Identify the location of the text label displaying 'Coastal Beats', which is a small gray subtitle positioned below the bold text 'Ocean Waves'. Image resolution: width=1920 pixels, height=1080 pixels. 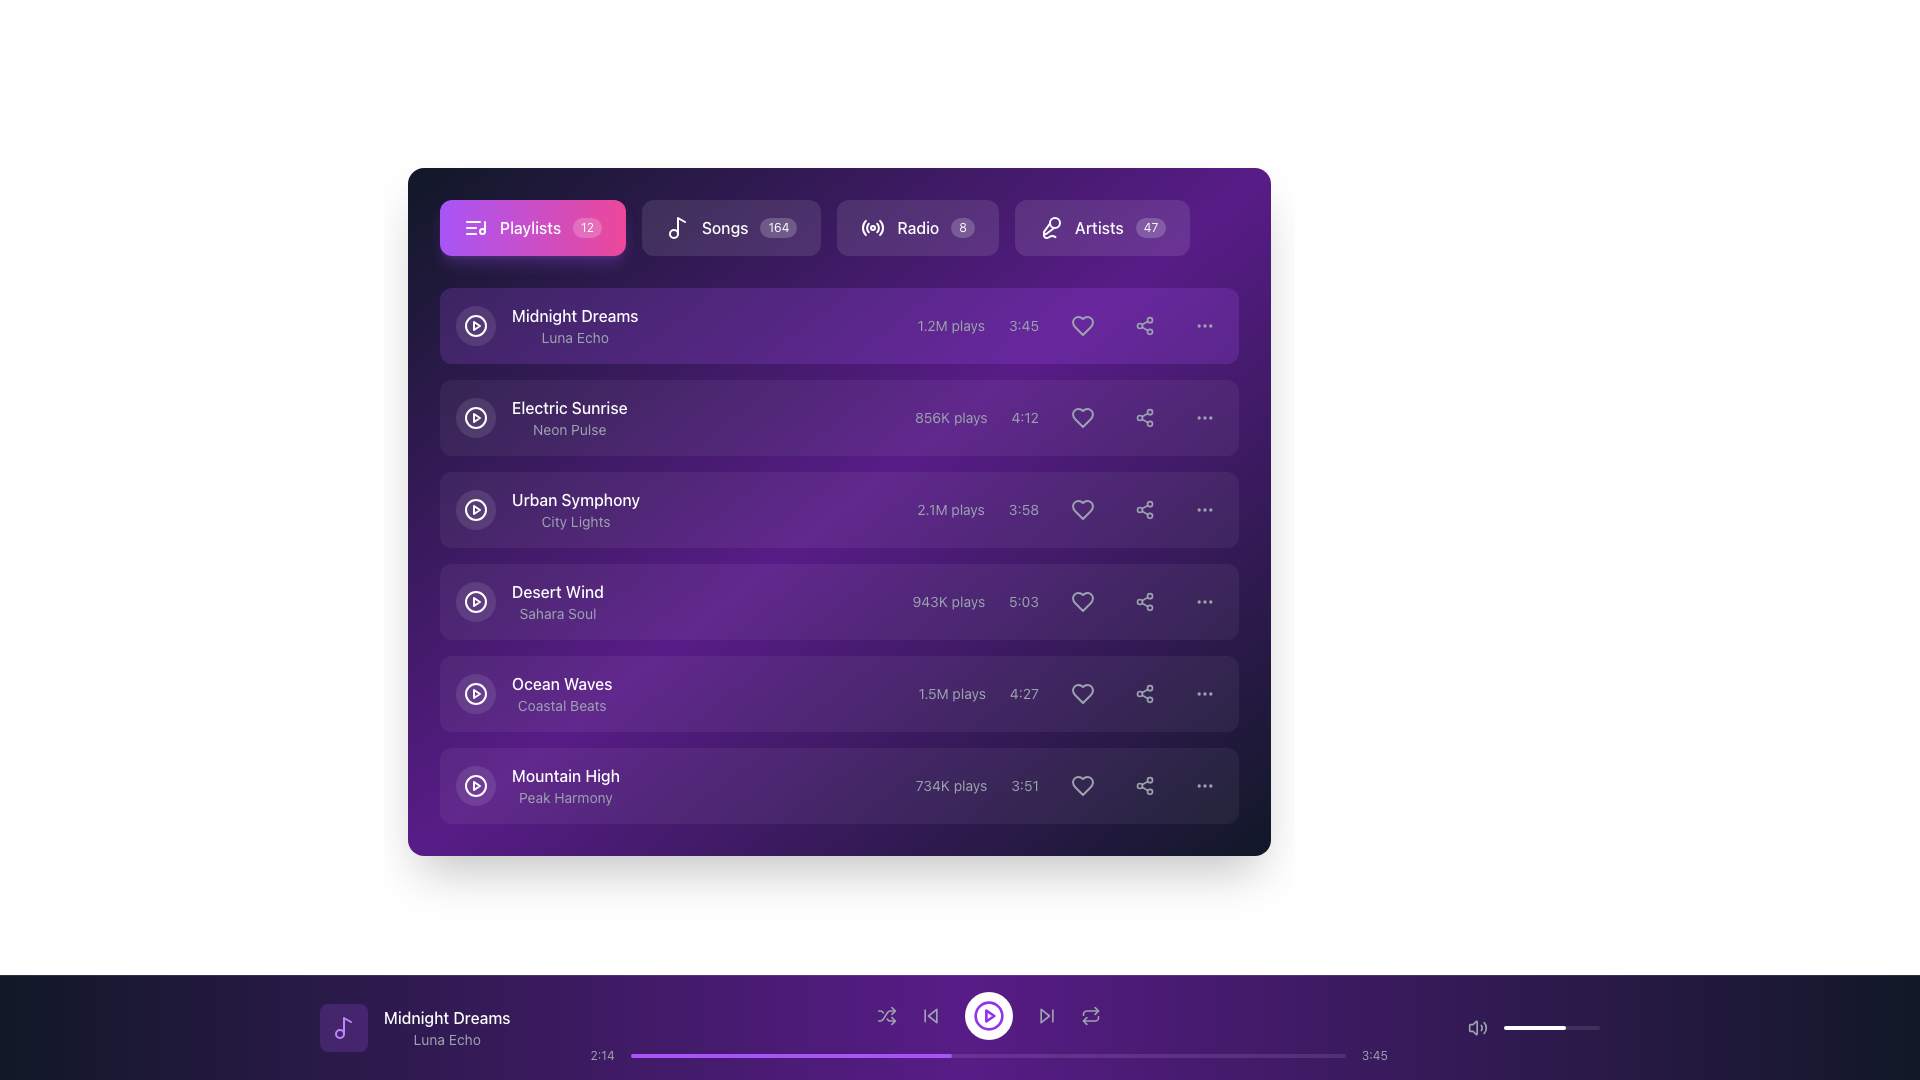
(561, 704).